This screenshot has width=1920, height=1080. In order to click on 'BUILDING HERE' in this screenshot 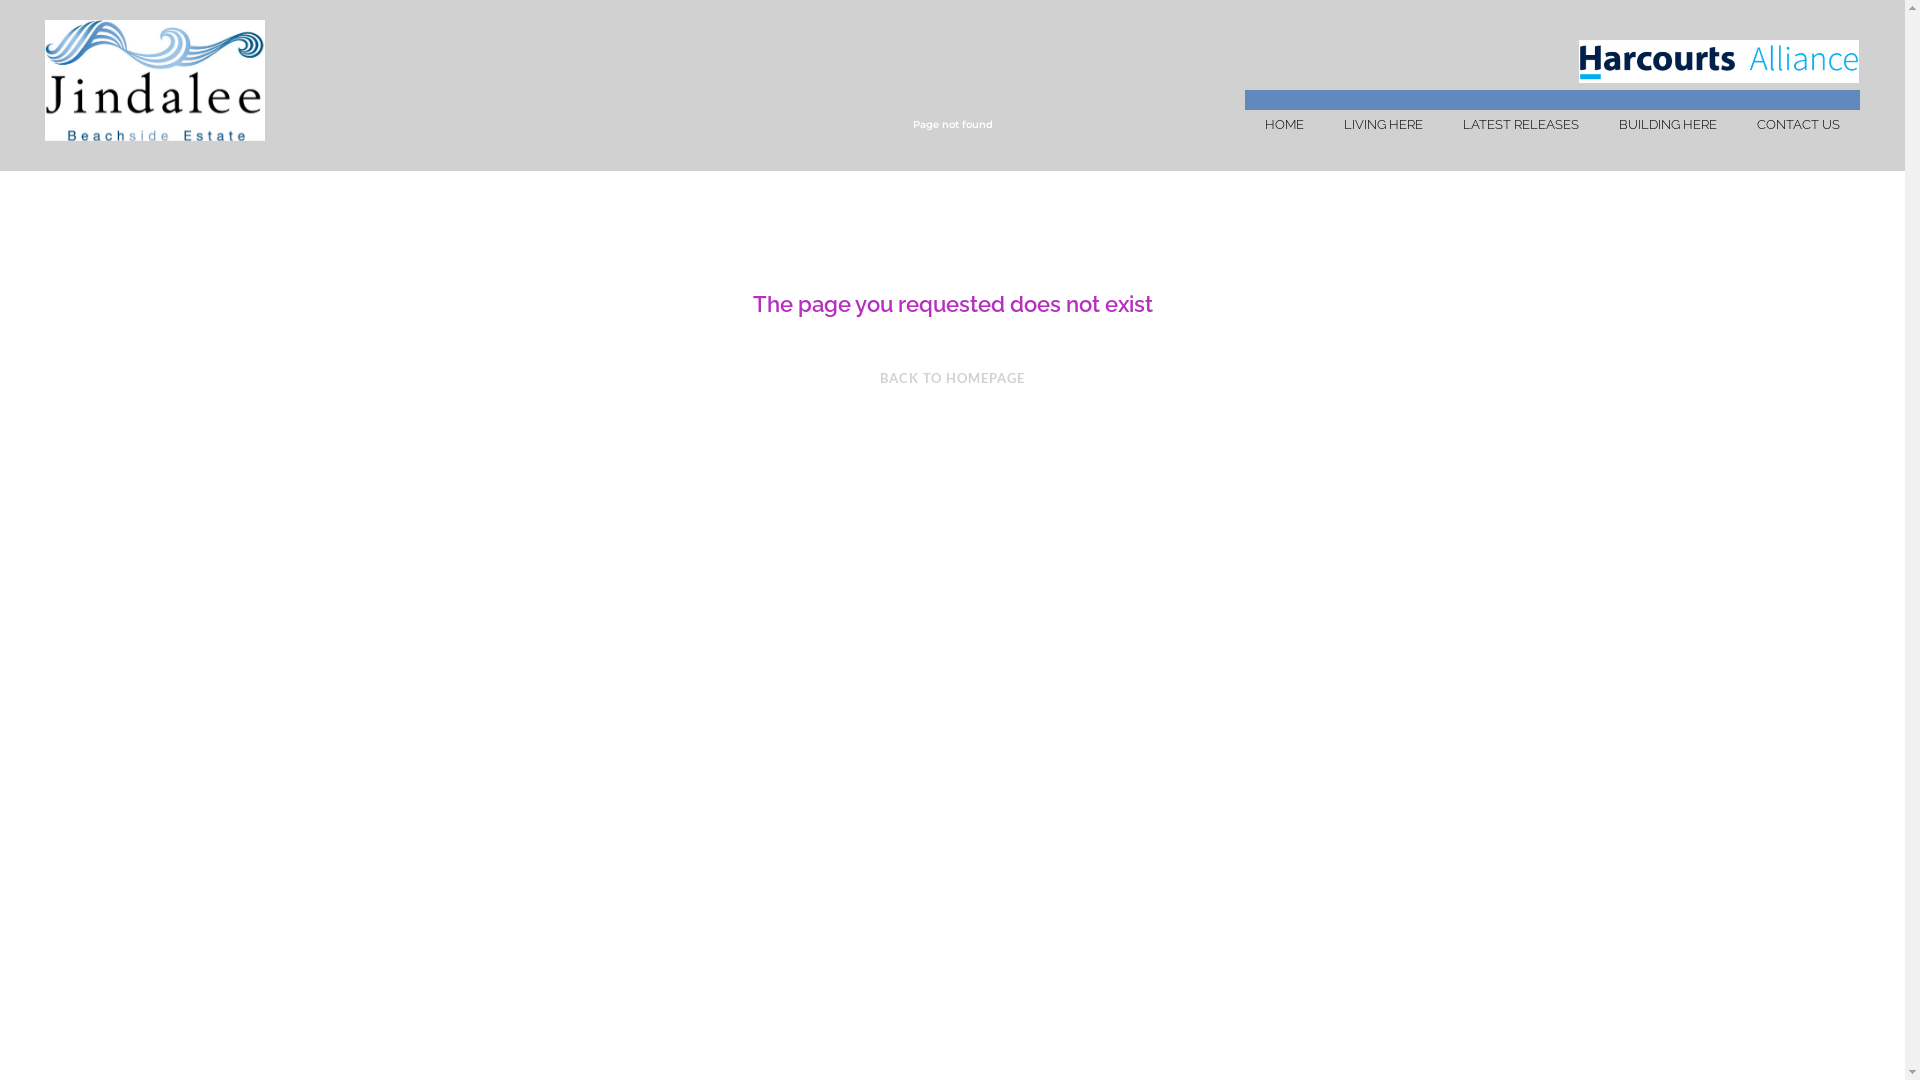, I will do `click(1597, 124)`.